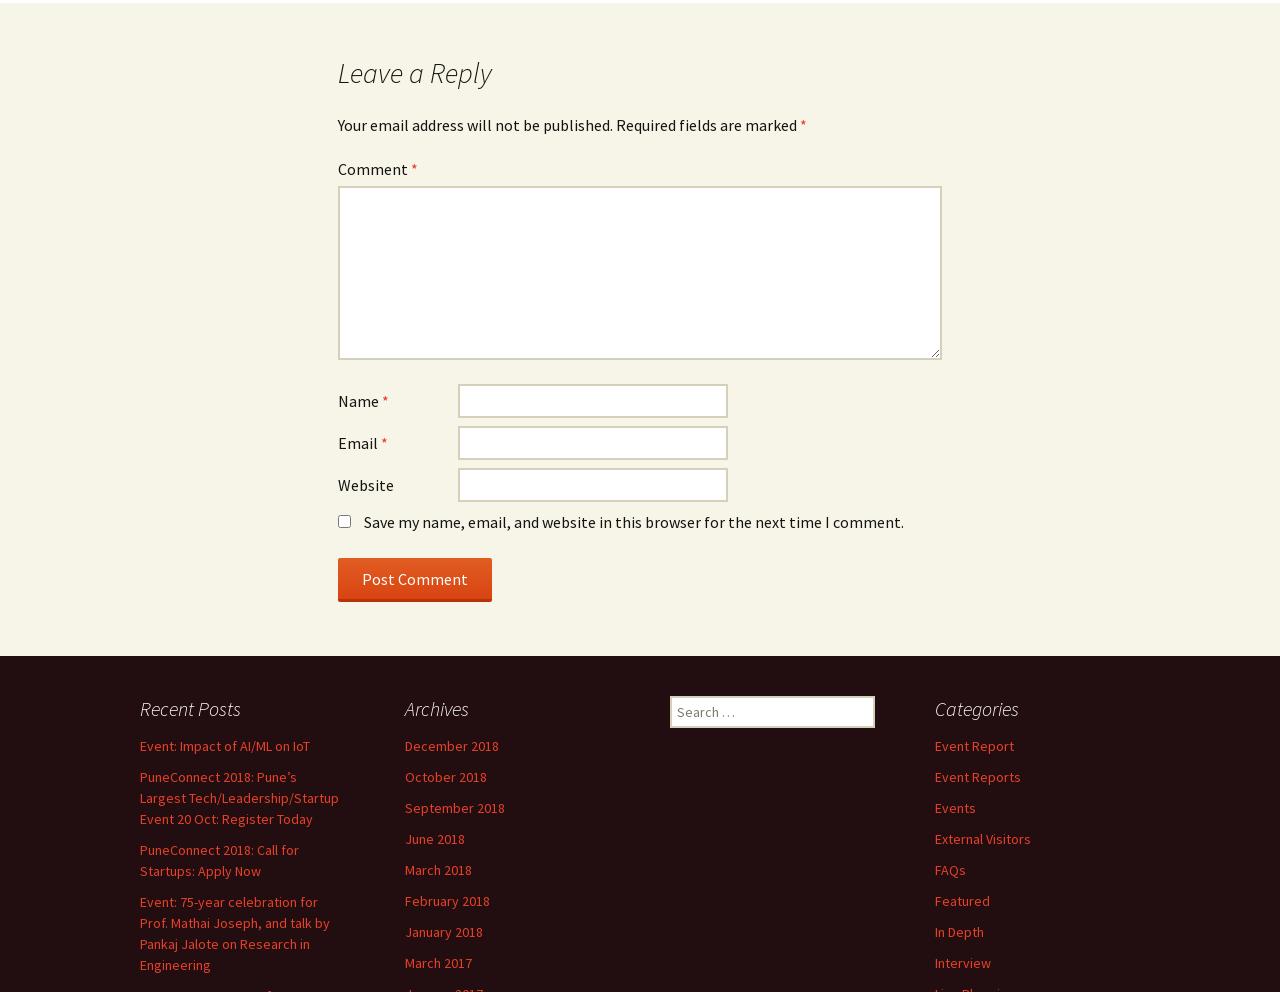 Image resolution: width=1280 pixels, height=992 pixels. What do you see at coordinates (474, 123) in the screenshot?
I see `'Your email address will not be published.'` at bounding box center [474, 123].